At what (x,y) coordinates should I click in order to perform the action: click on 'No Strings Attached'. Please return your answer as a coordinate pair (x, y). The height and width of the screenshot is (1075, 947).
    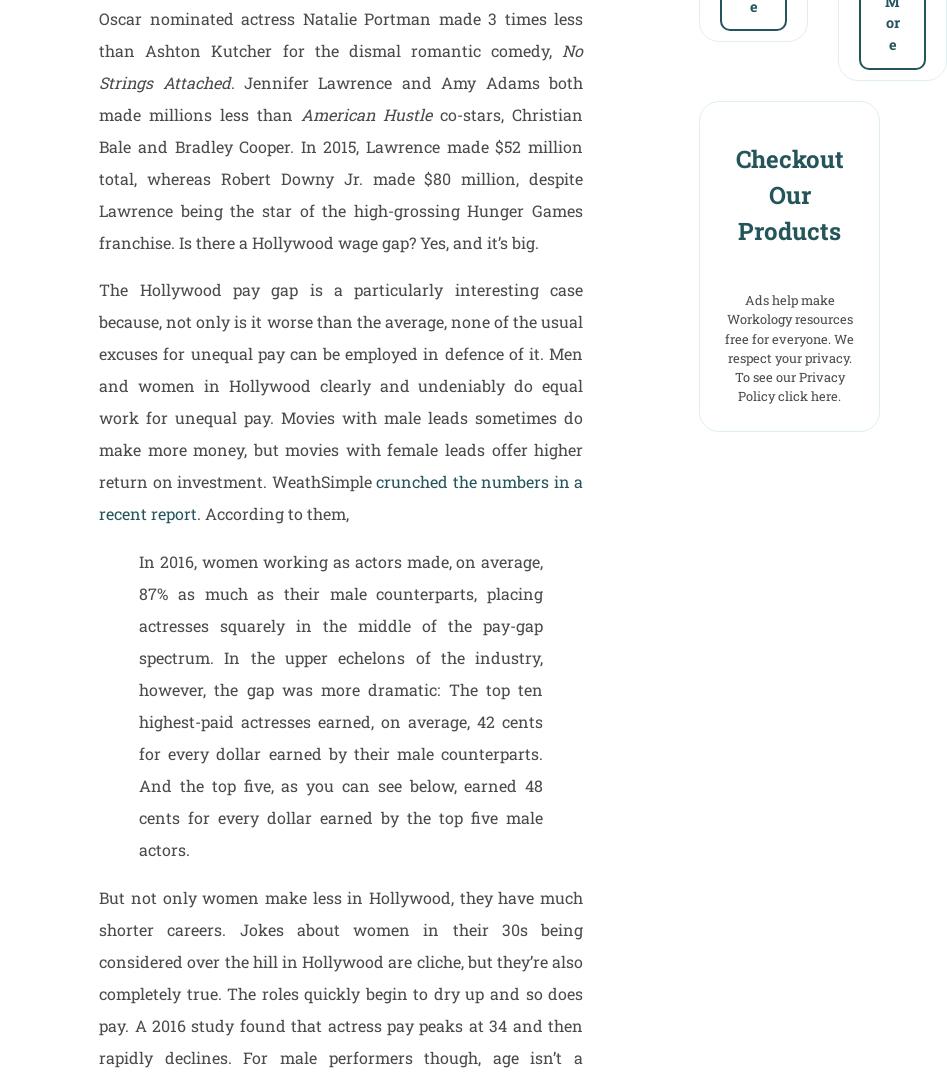
    Looking at the image, I should click on (97, 66).